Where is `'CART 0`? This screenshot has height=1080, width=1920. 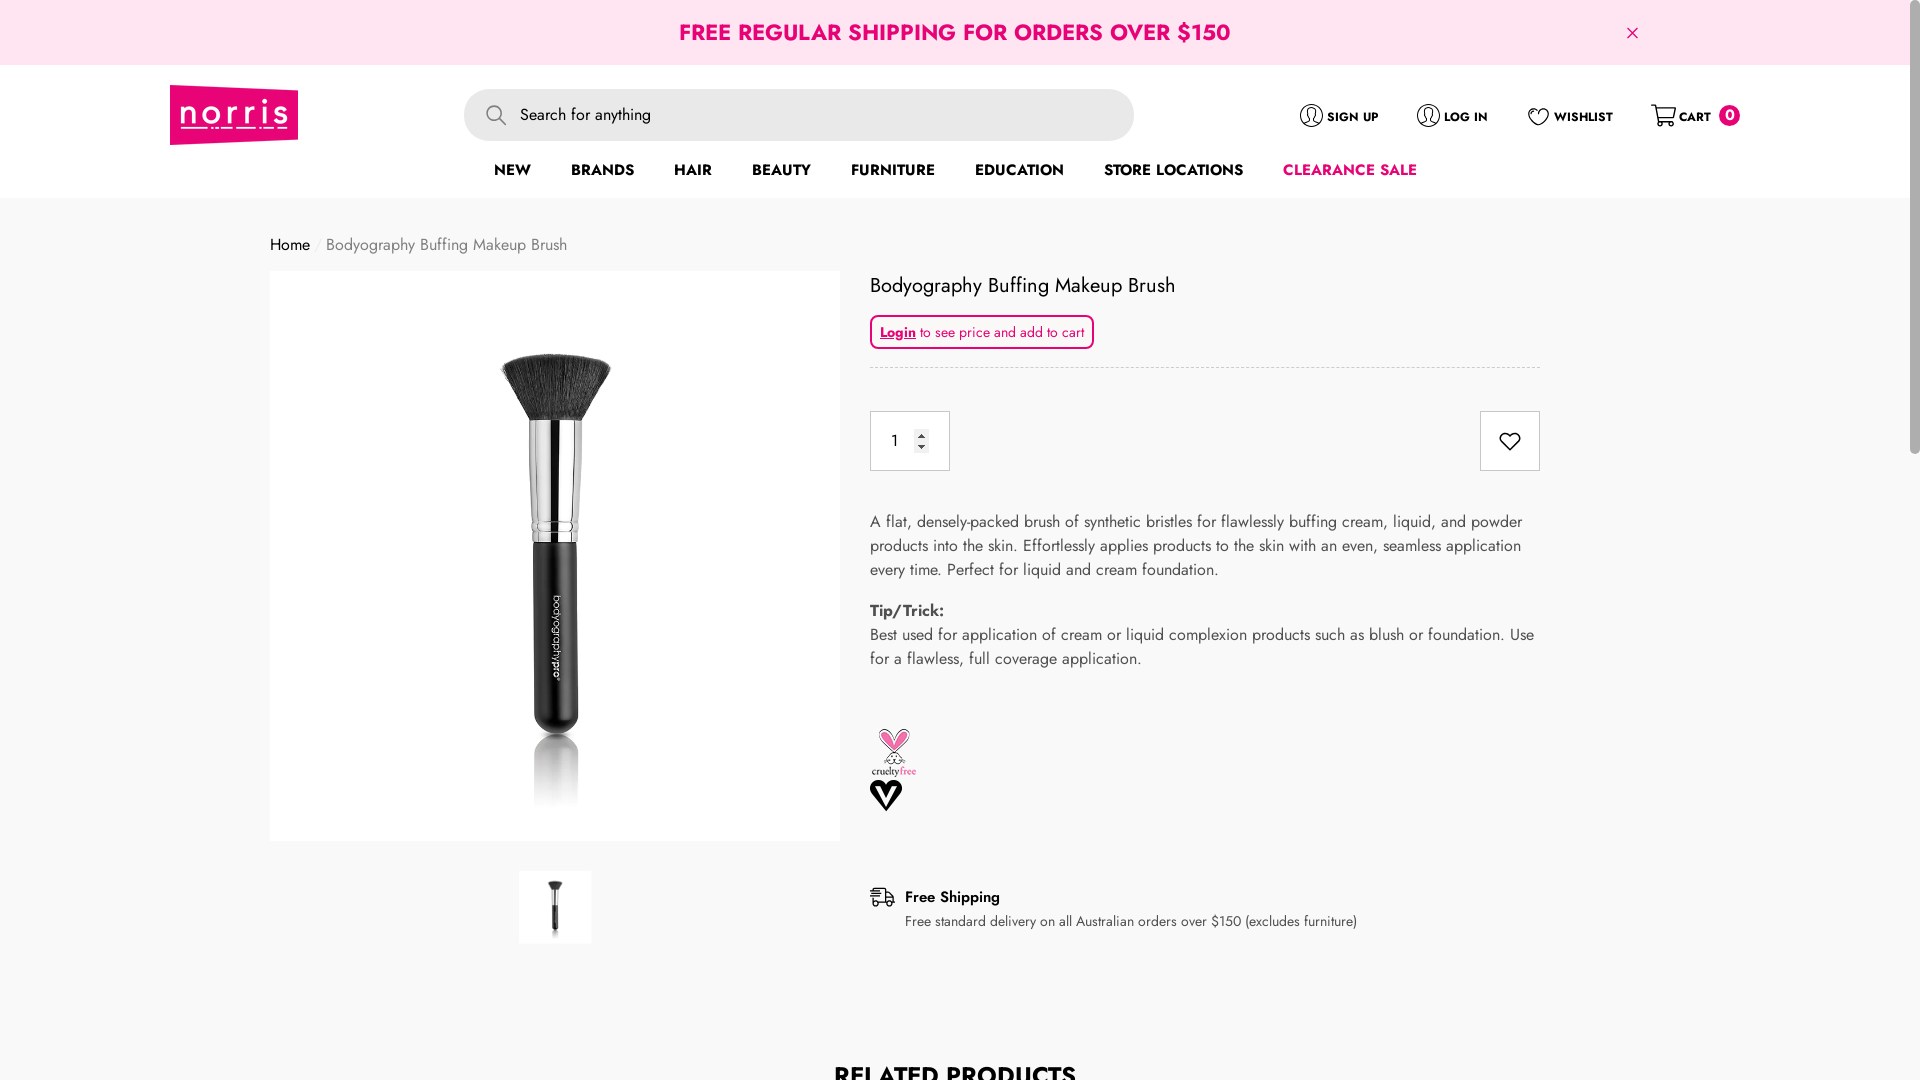
'CART 0 is located at coordinates (1694, 114).